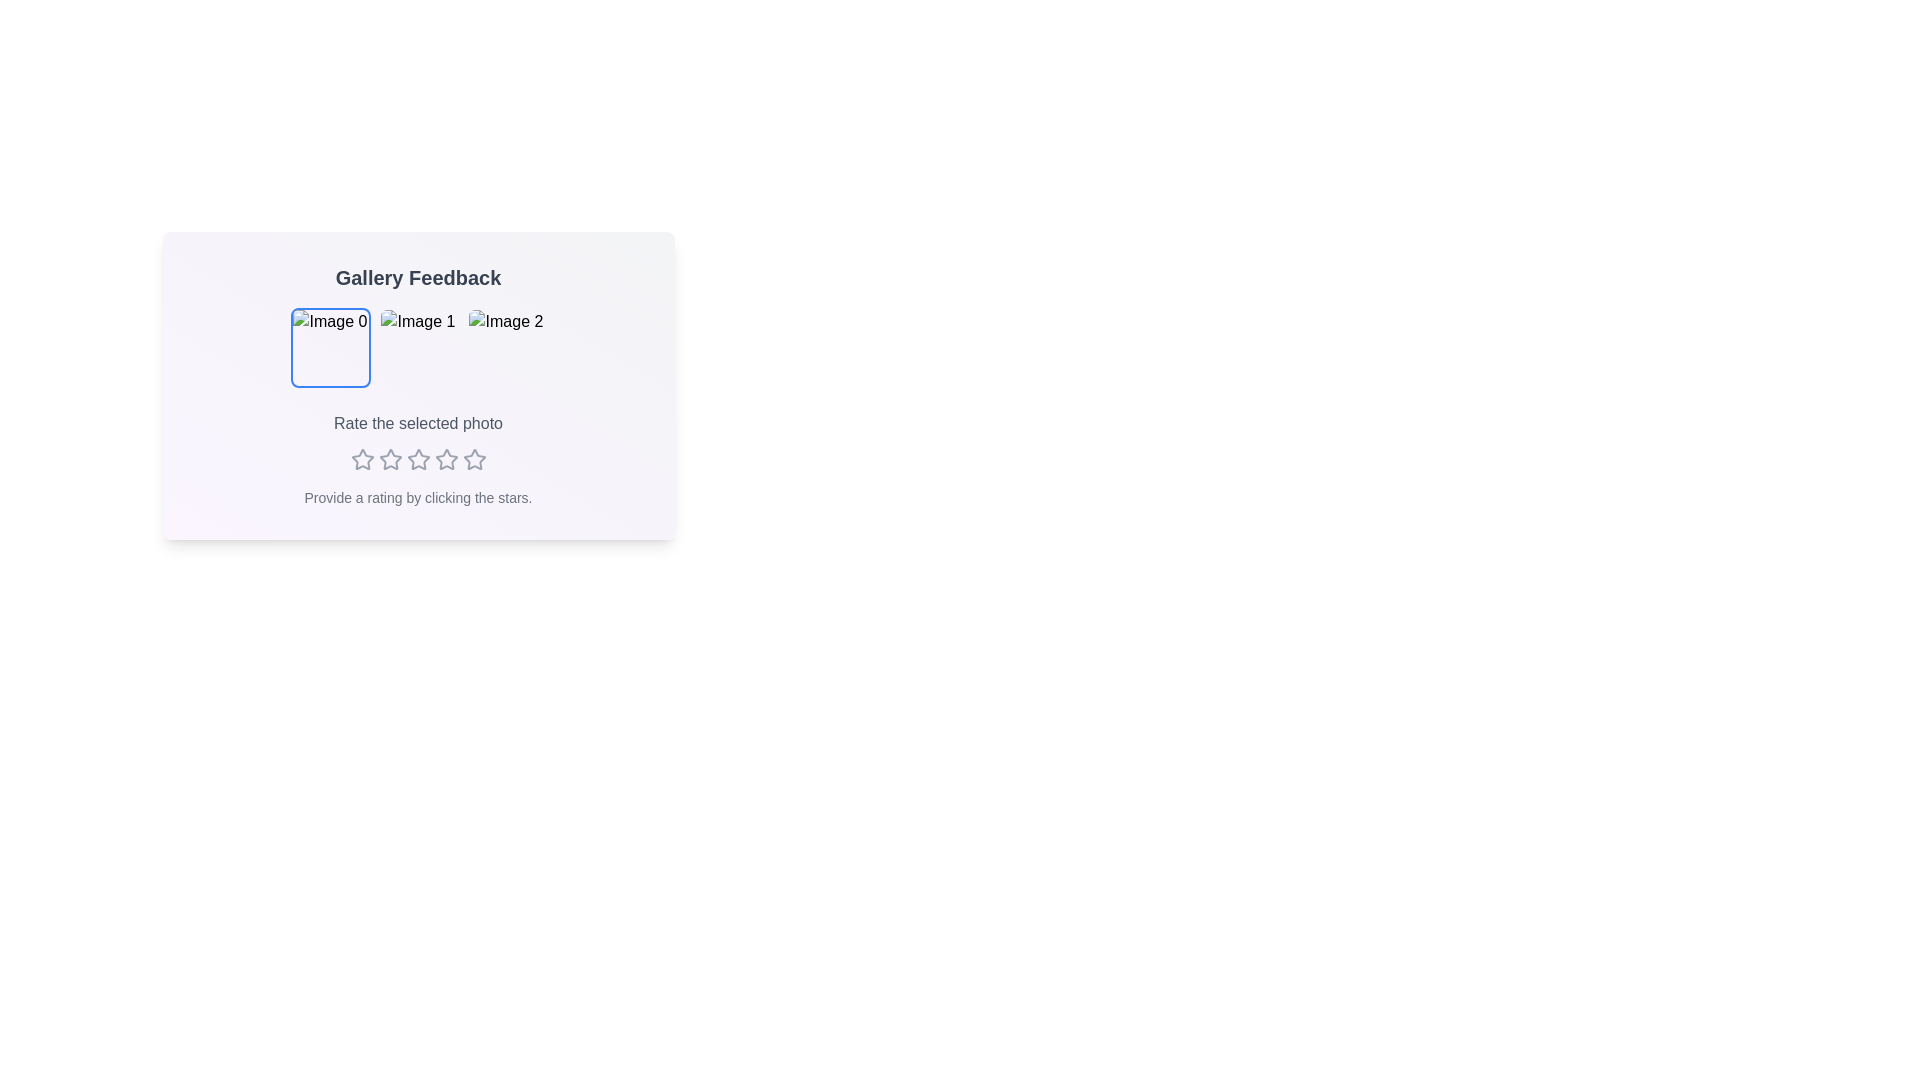 The image size is (1920, 1080). What do you see at coordinates (417, 346) in the screenshot?
I see `the second selectable image option in the horizontal collection` at bounding box center [417, 346].